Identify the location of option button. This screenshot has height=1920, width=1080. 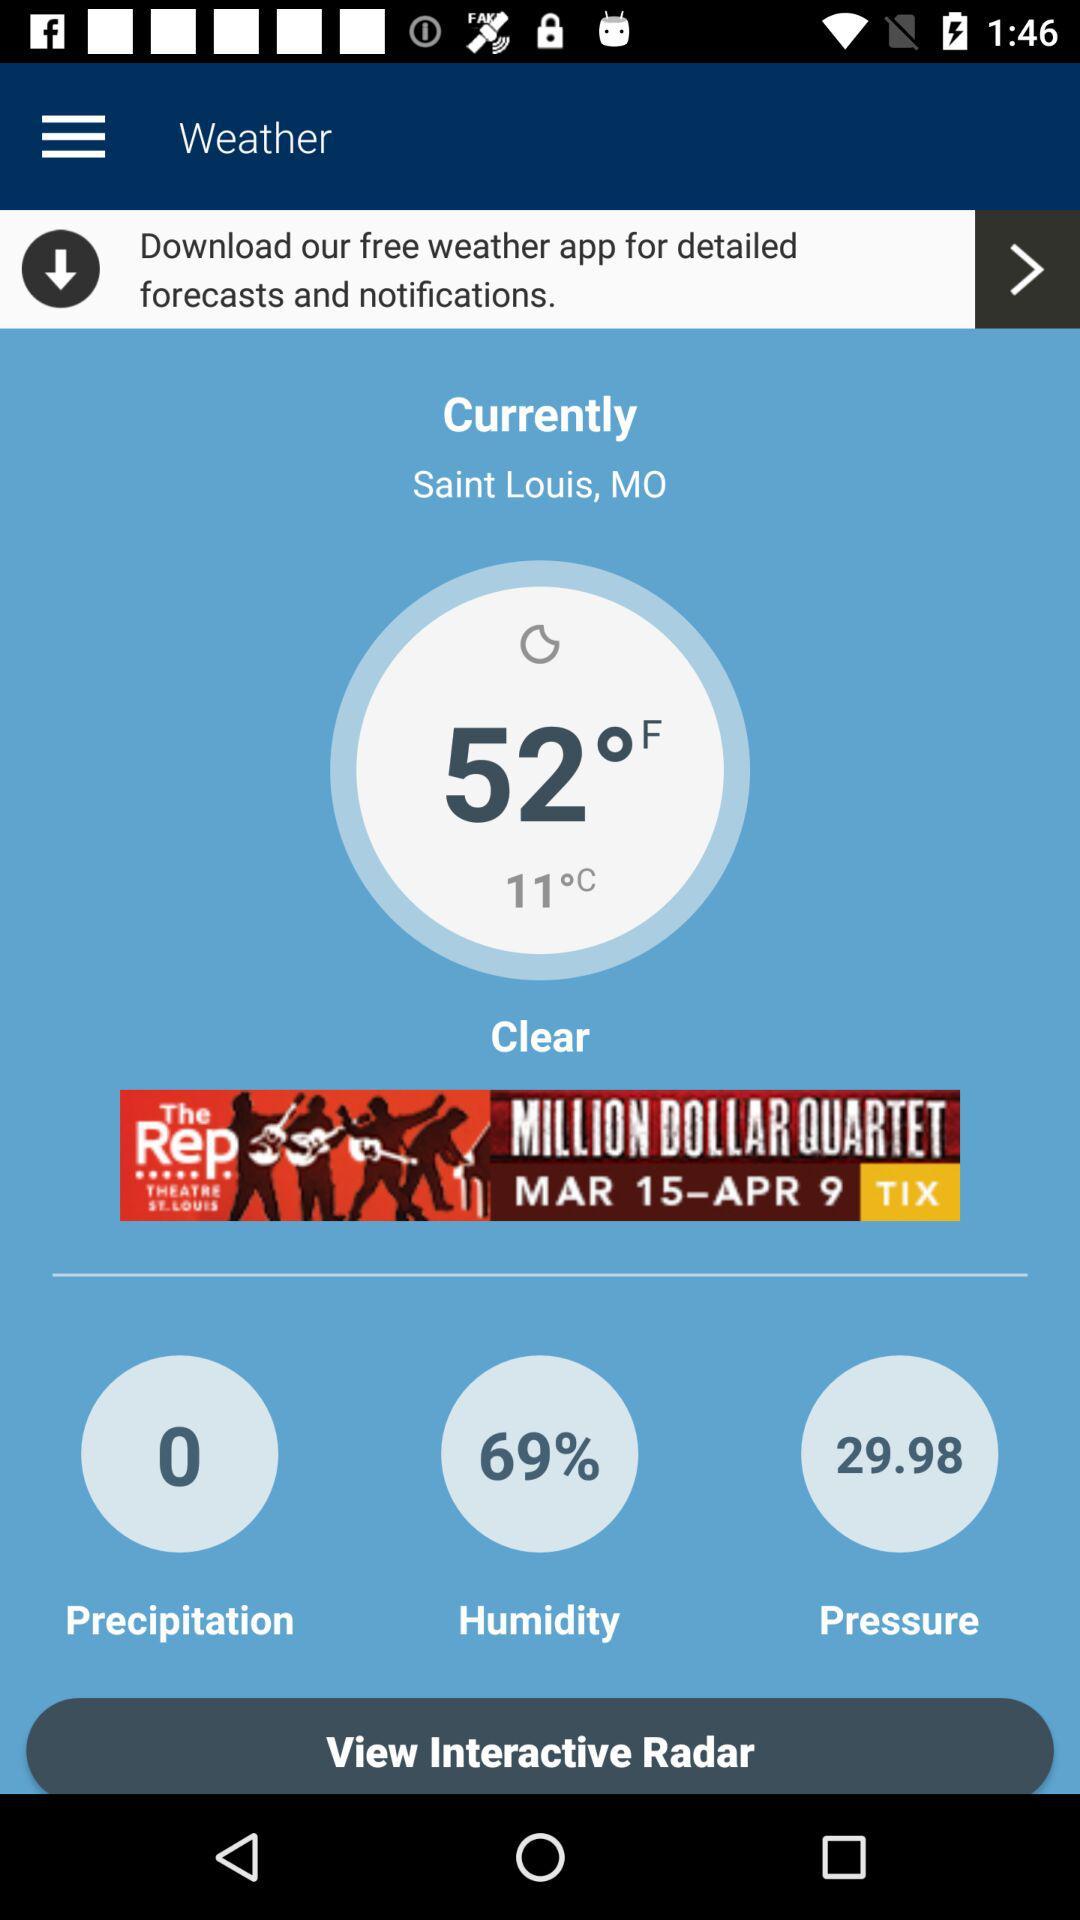
(72, 135).